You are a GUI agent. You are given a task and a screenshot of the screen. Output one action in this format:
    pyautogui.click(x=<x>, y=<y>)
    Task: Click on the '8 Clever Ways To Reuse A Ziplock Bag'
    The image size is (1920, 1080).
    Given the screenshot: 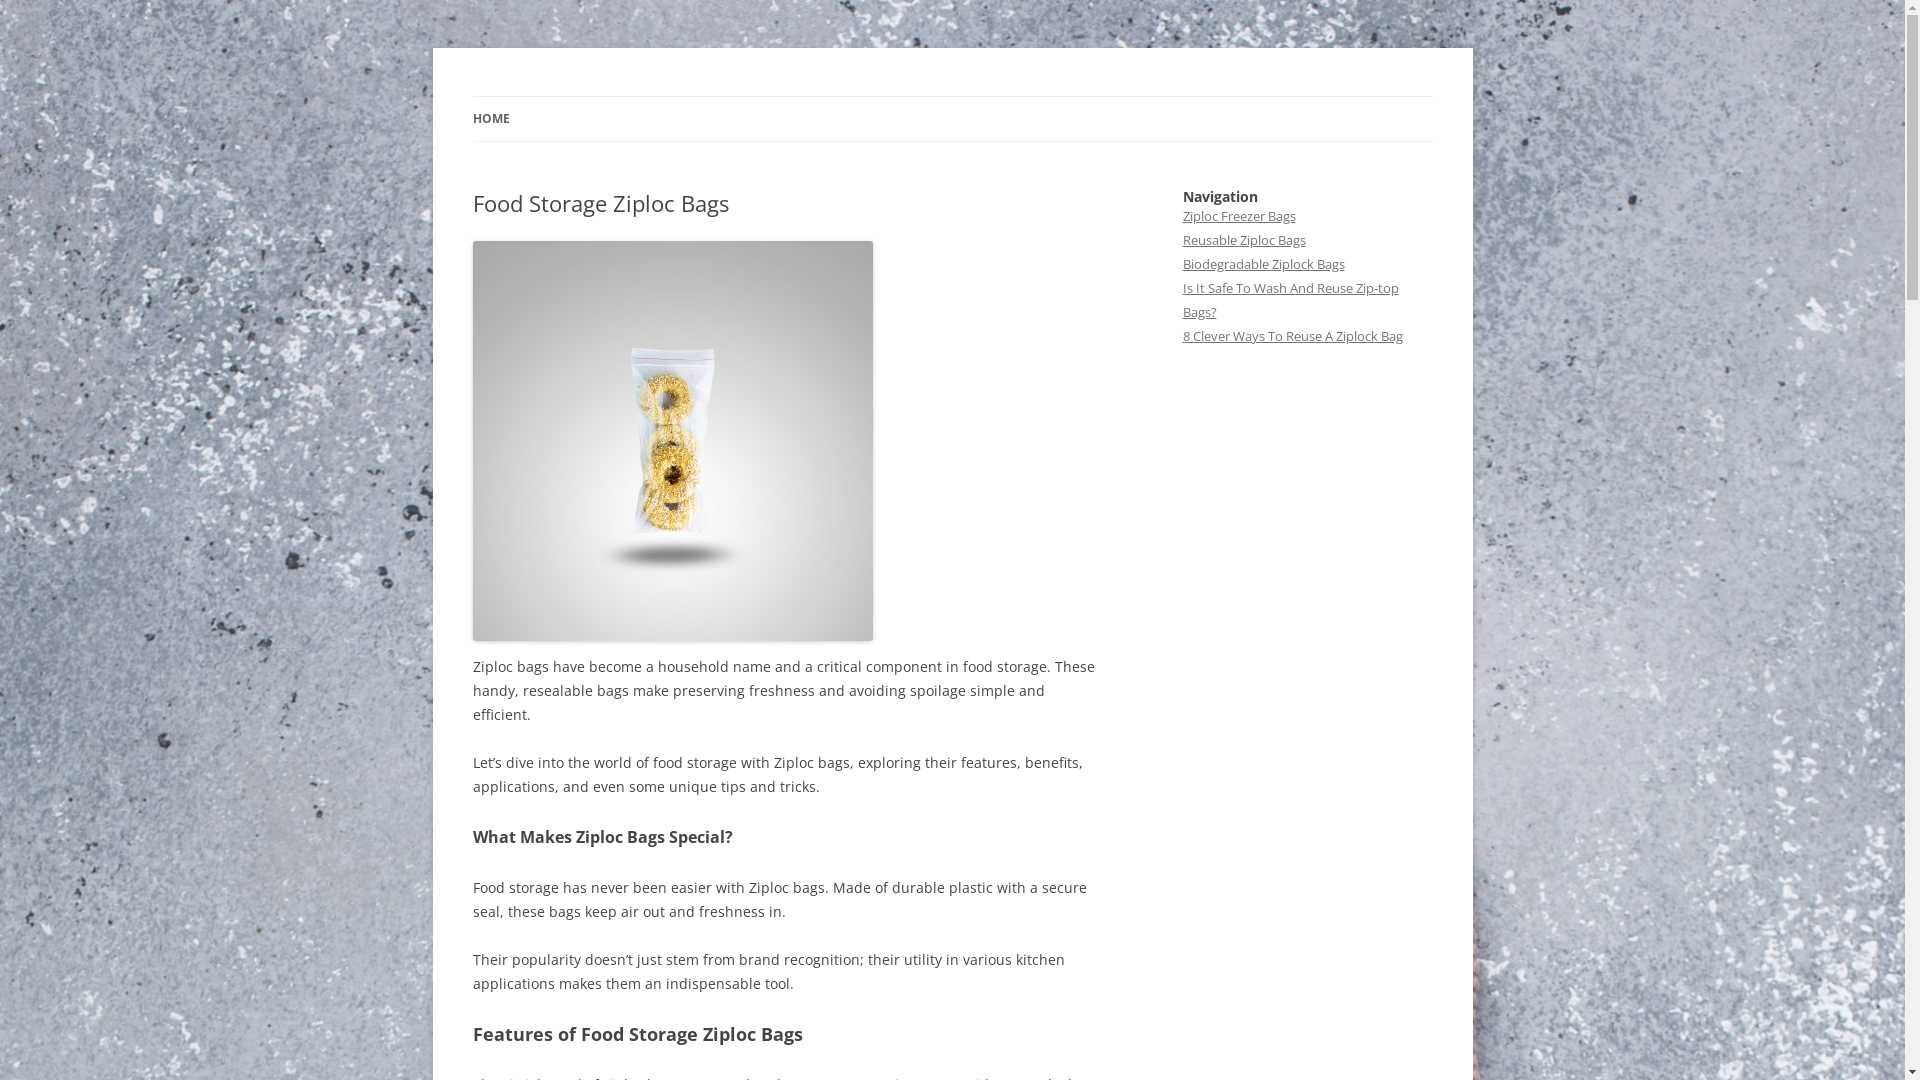 What is the action you would take?
    pyautogui.click(x=1291, y=334)
    